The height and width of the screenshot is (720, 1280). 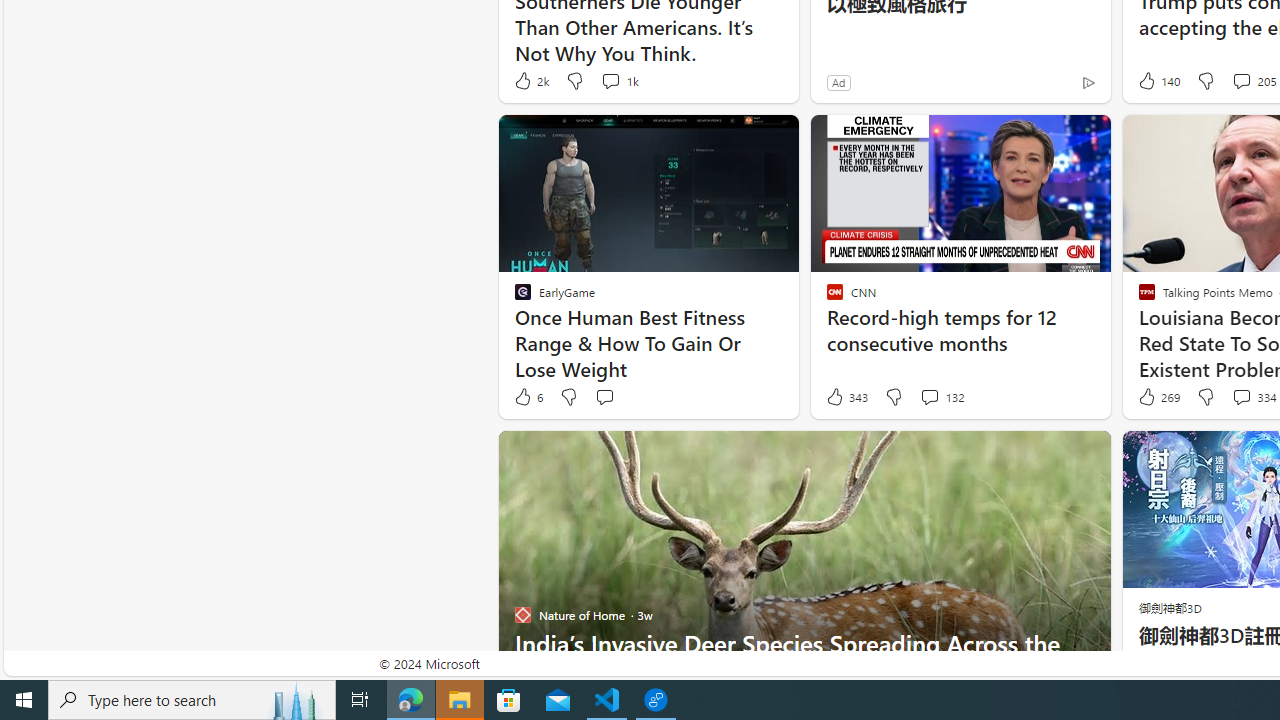 What do you see at coordinates (530, 80) in the screenshot?
I see `'2k Like'` at bounding box center [530, 80].